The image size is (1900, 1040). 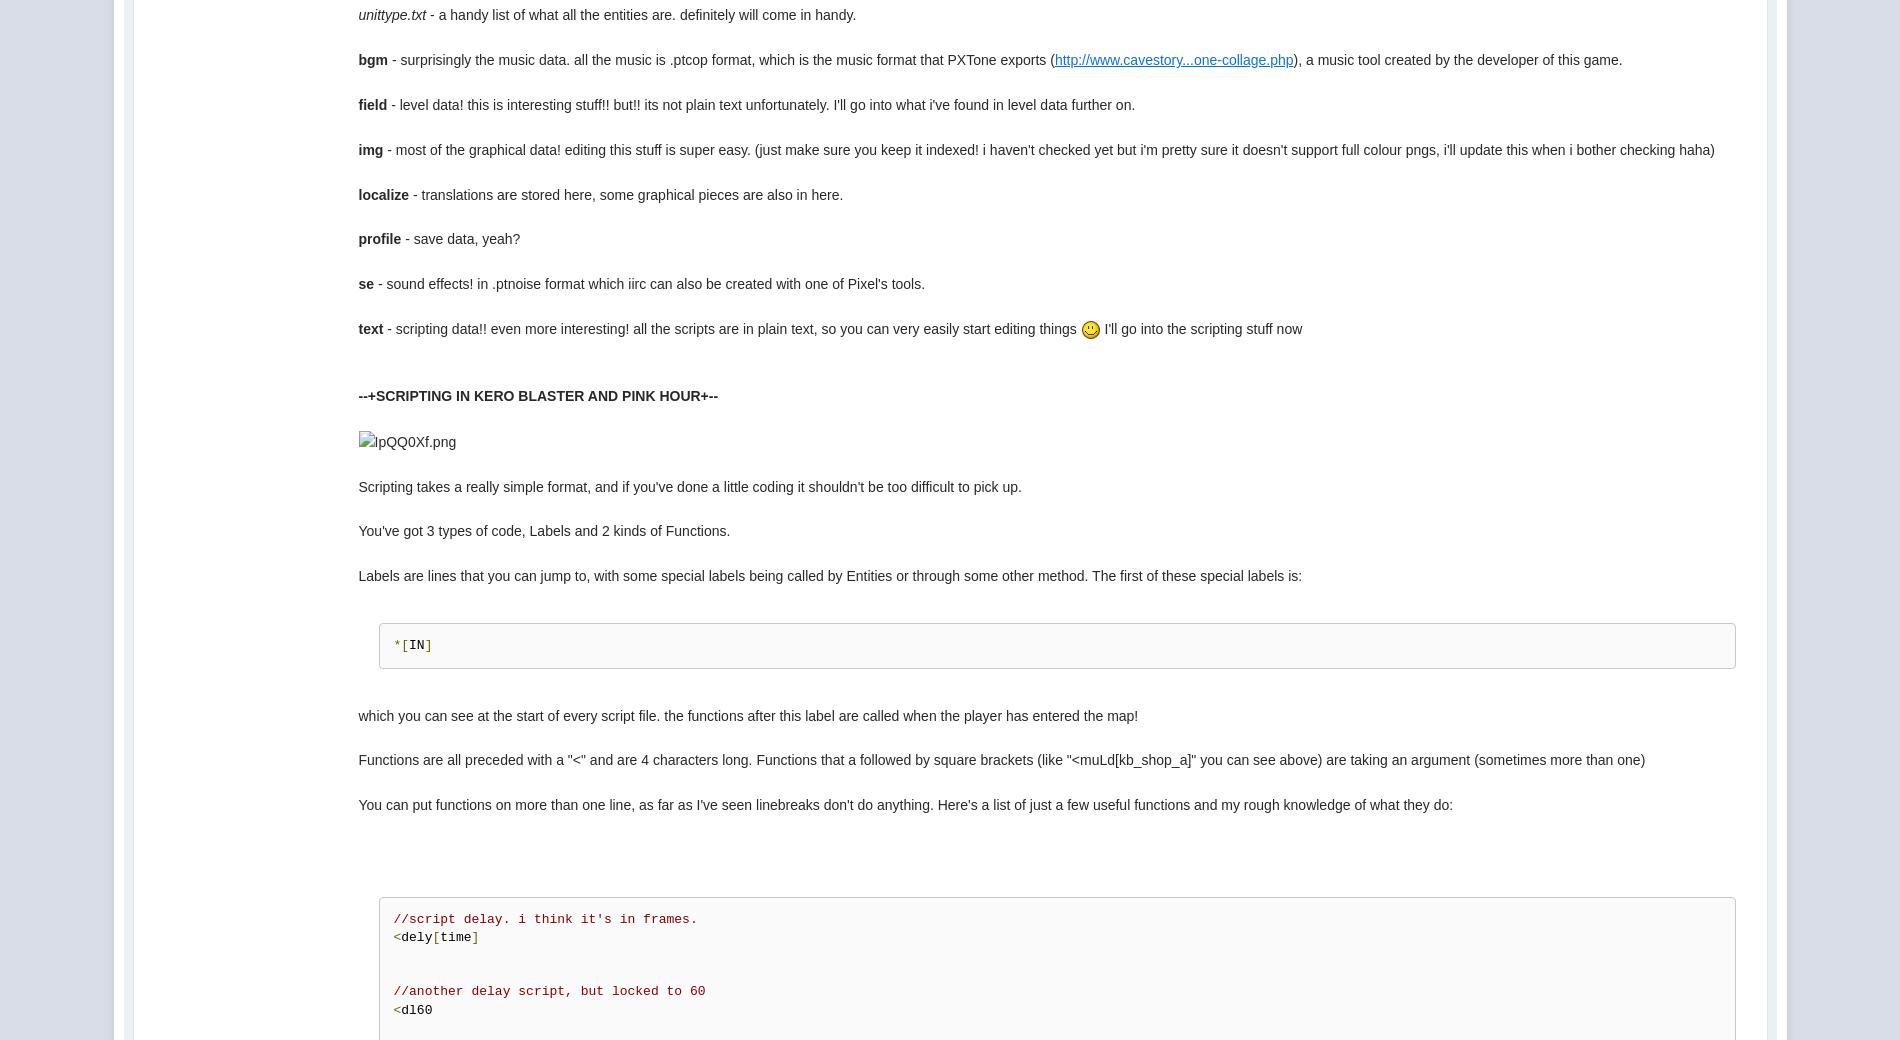 I want to click on '--+SCRIPTING IN KERO BLASTER AND PINK HOUR+--', so click(x=538, y=396).